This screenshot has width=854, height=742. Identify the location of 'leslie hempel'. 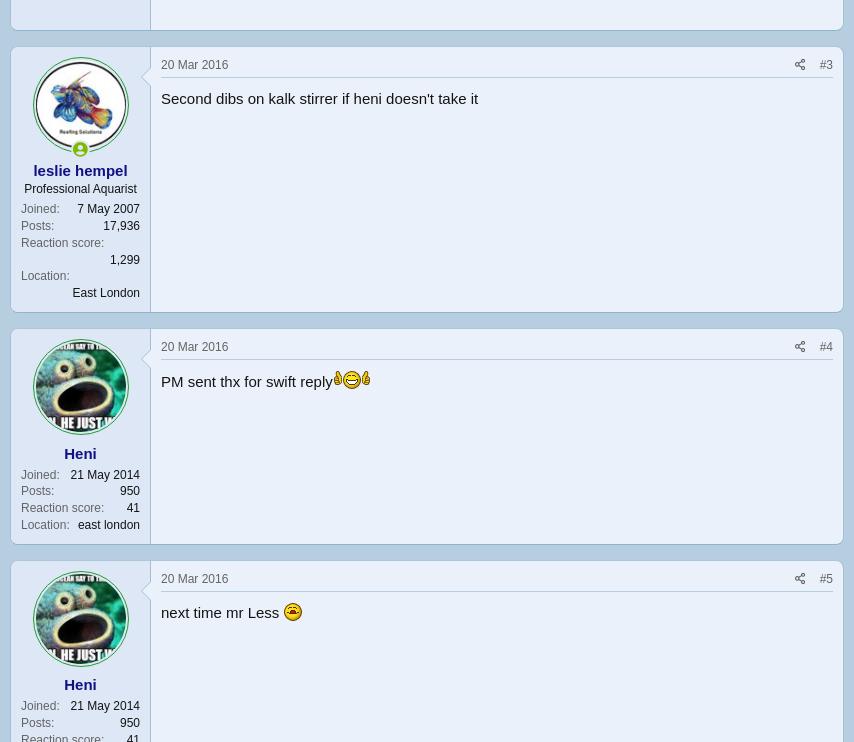
(79, 169).